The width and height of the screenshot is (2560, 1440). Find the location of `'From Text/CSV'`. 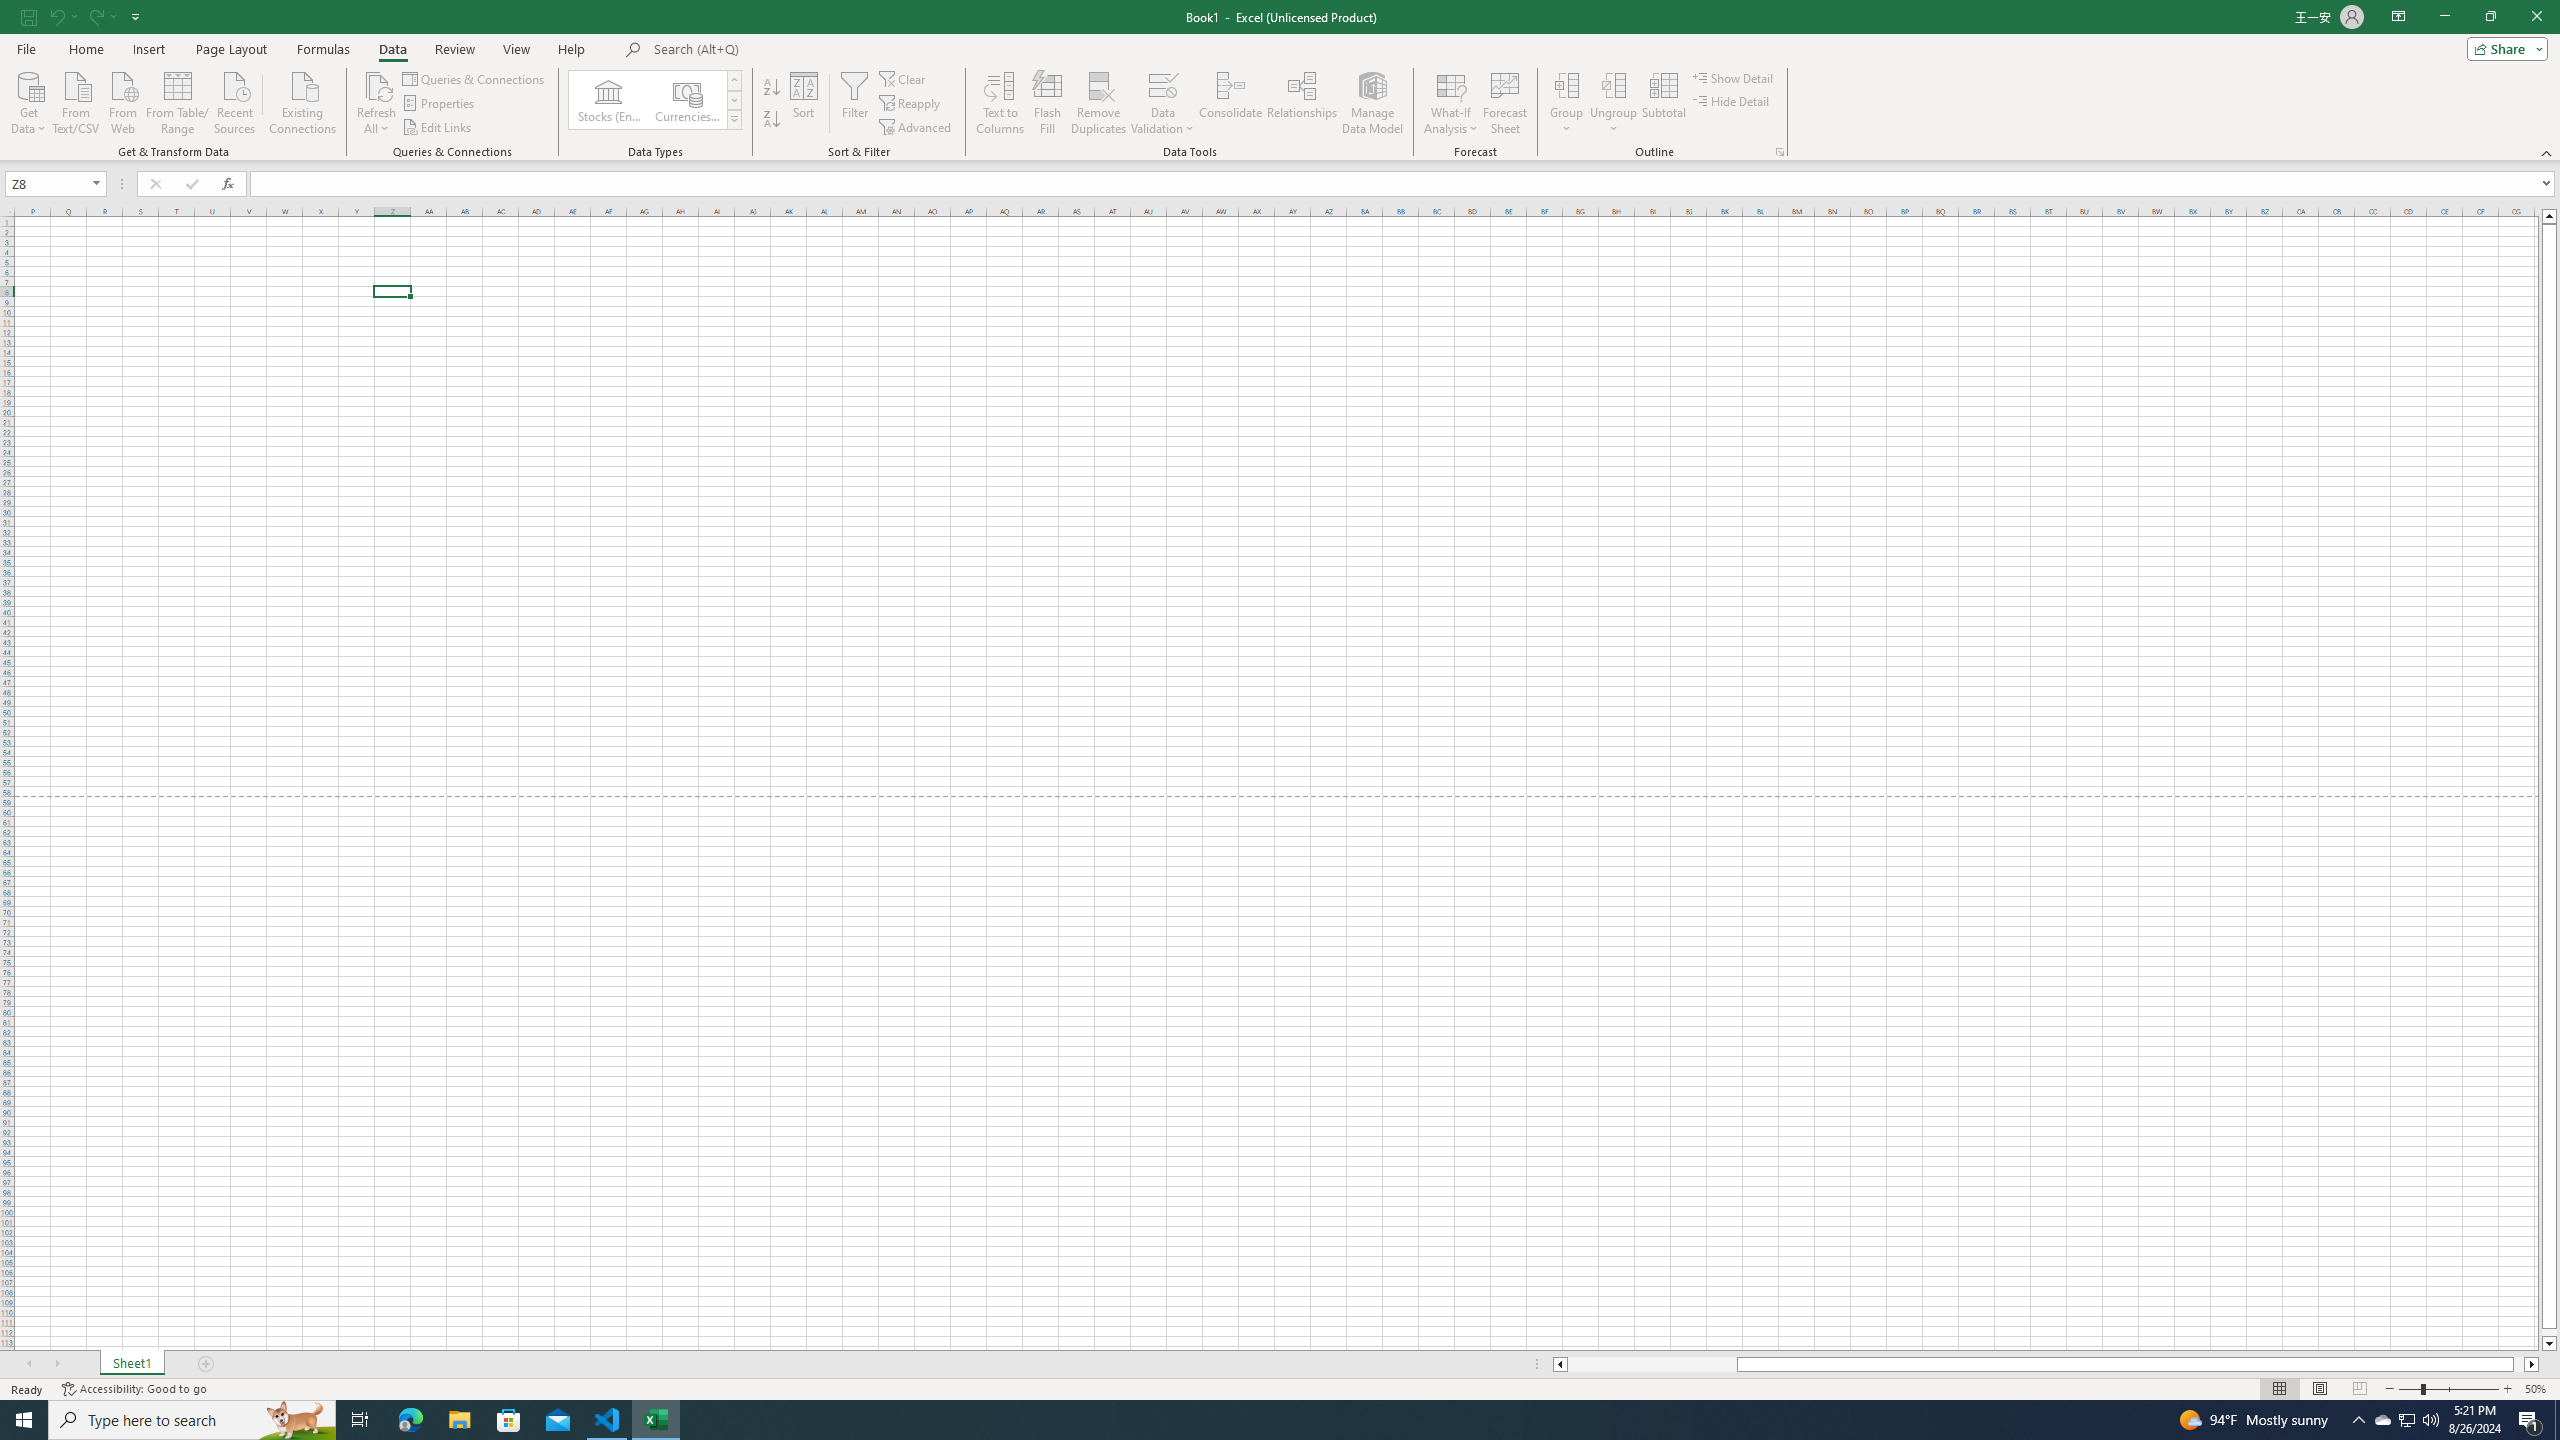

'From Text/CSV' is located at coordinates (76, 100).